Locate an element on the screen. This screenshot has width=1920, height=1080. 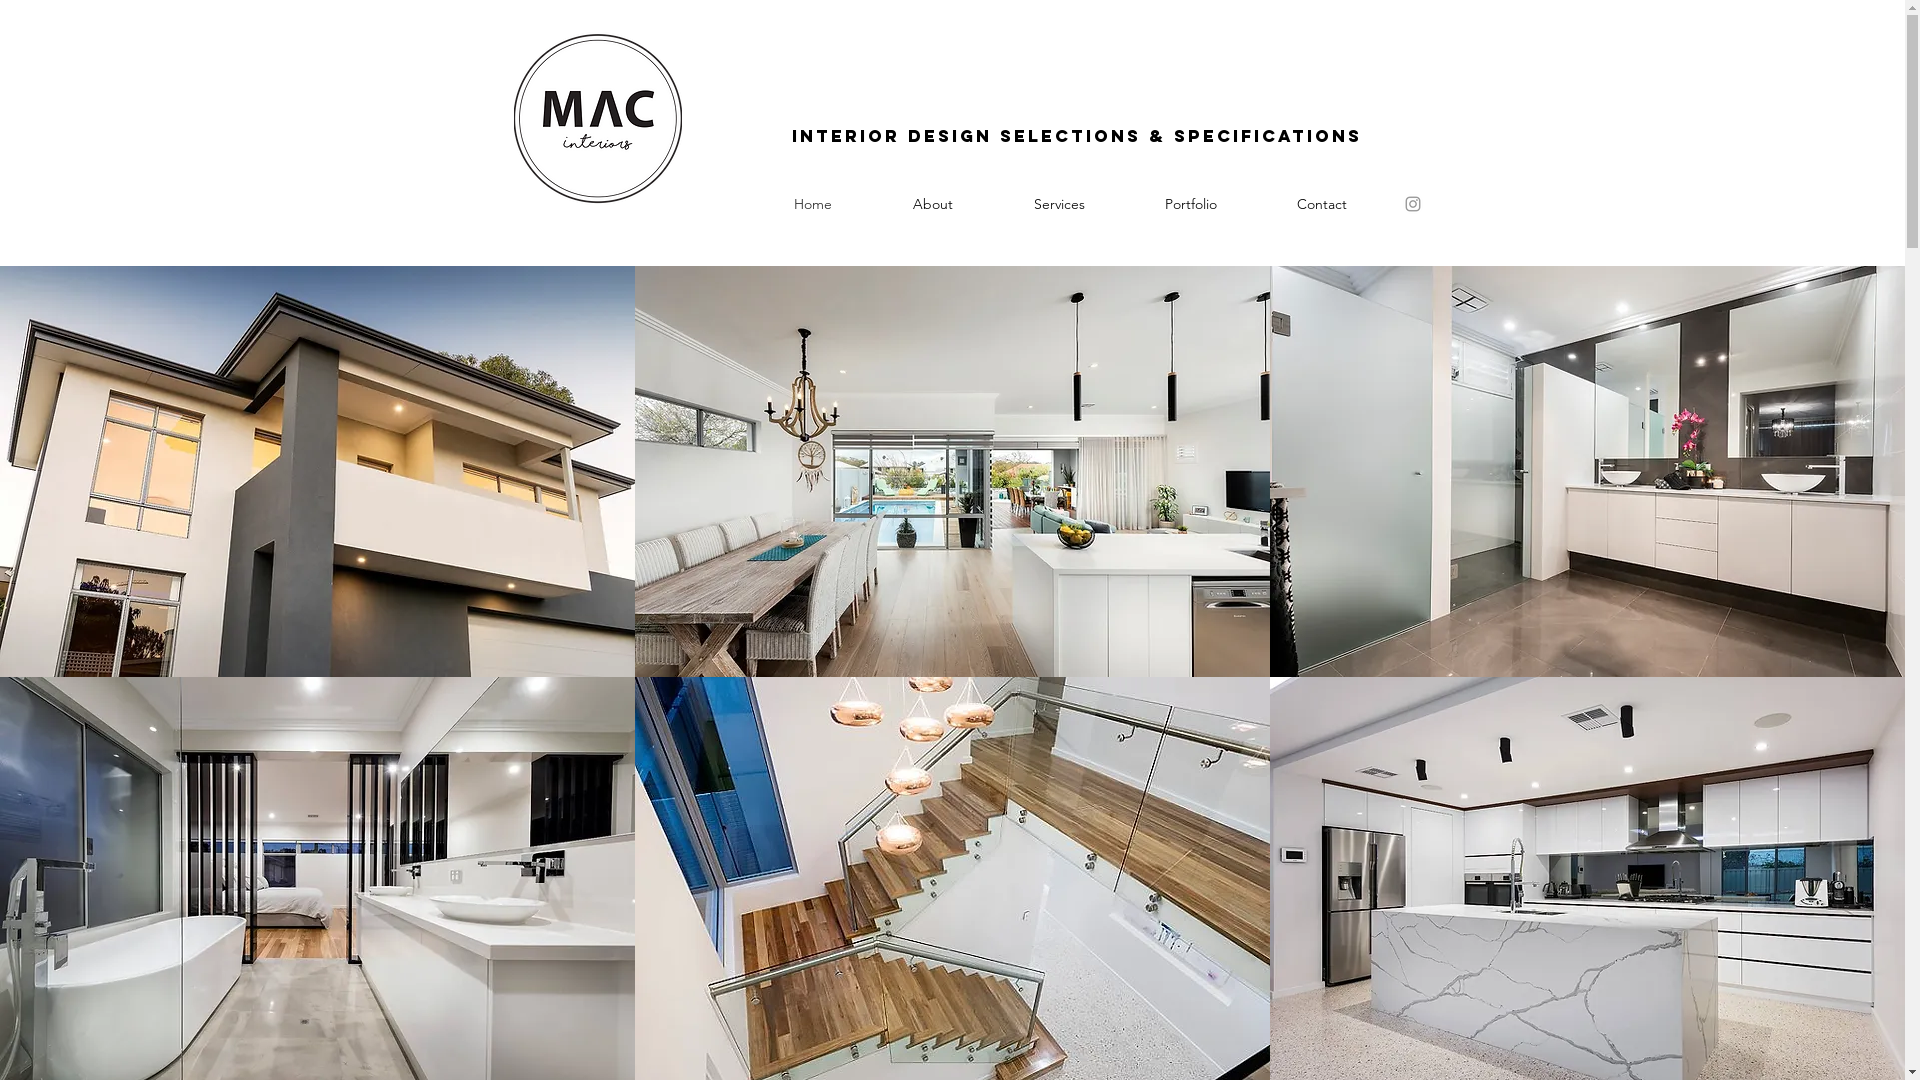
'Contact' is located at coordinates (1320, 204).